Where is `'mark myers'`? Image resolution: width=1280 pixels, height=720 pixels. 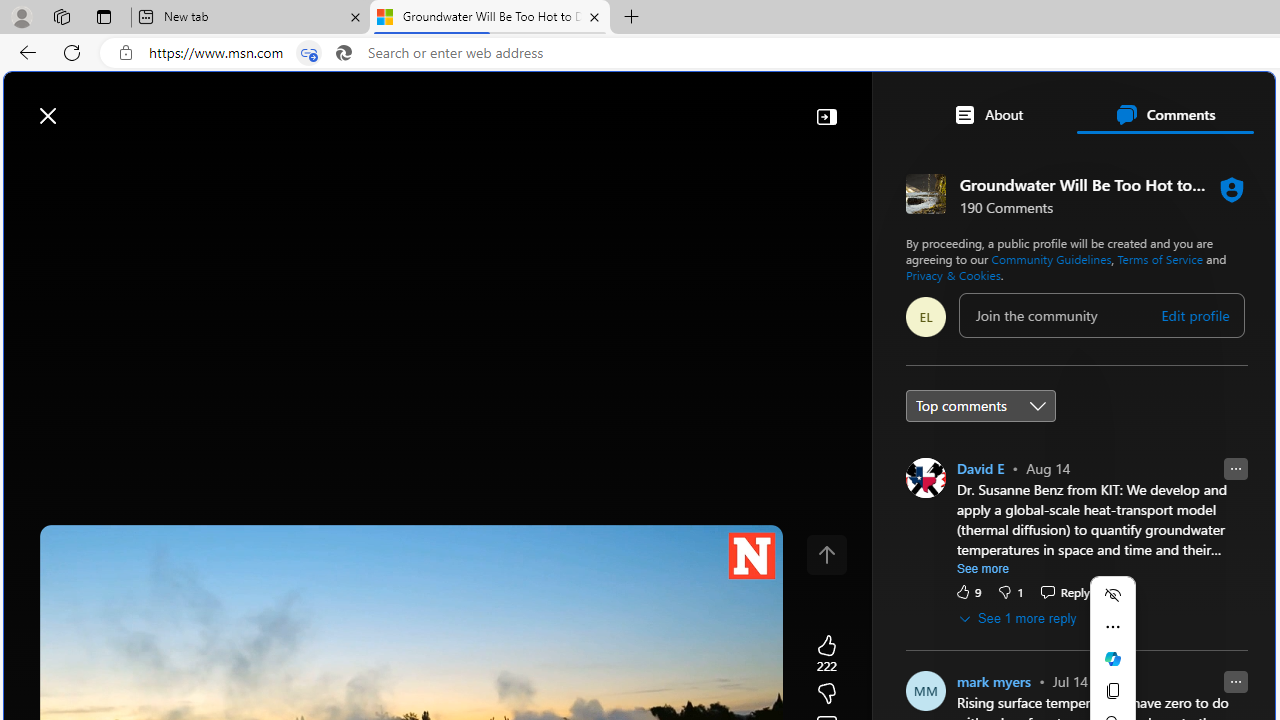
'mark myers' is located at coordinates (993, 680).